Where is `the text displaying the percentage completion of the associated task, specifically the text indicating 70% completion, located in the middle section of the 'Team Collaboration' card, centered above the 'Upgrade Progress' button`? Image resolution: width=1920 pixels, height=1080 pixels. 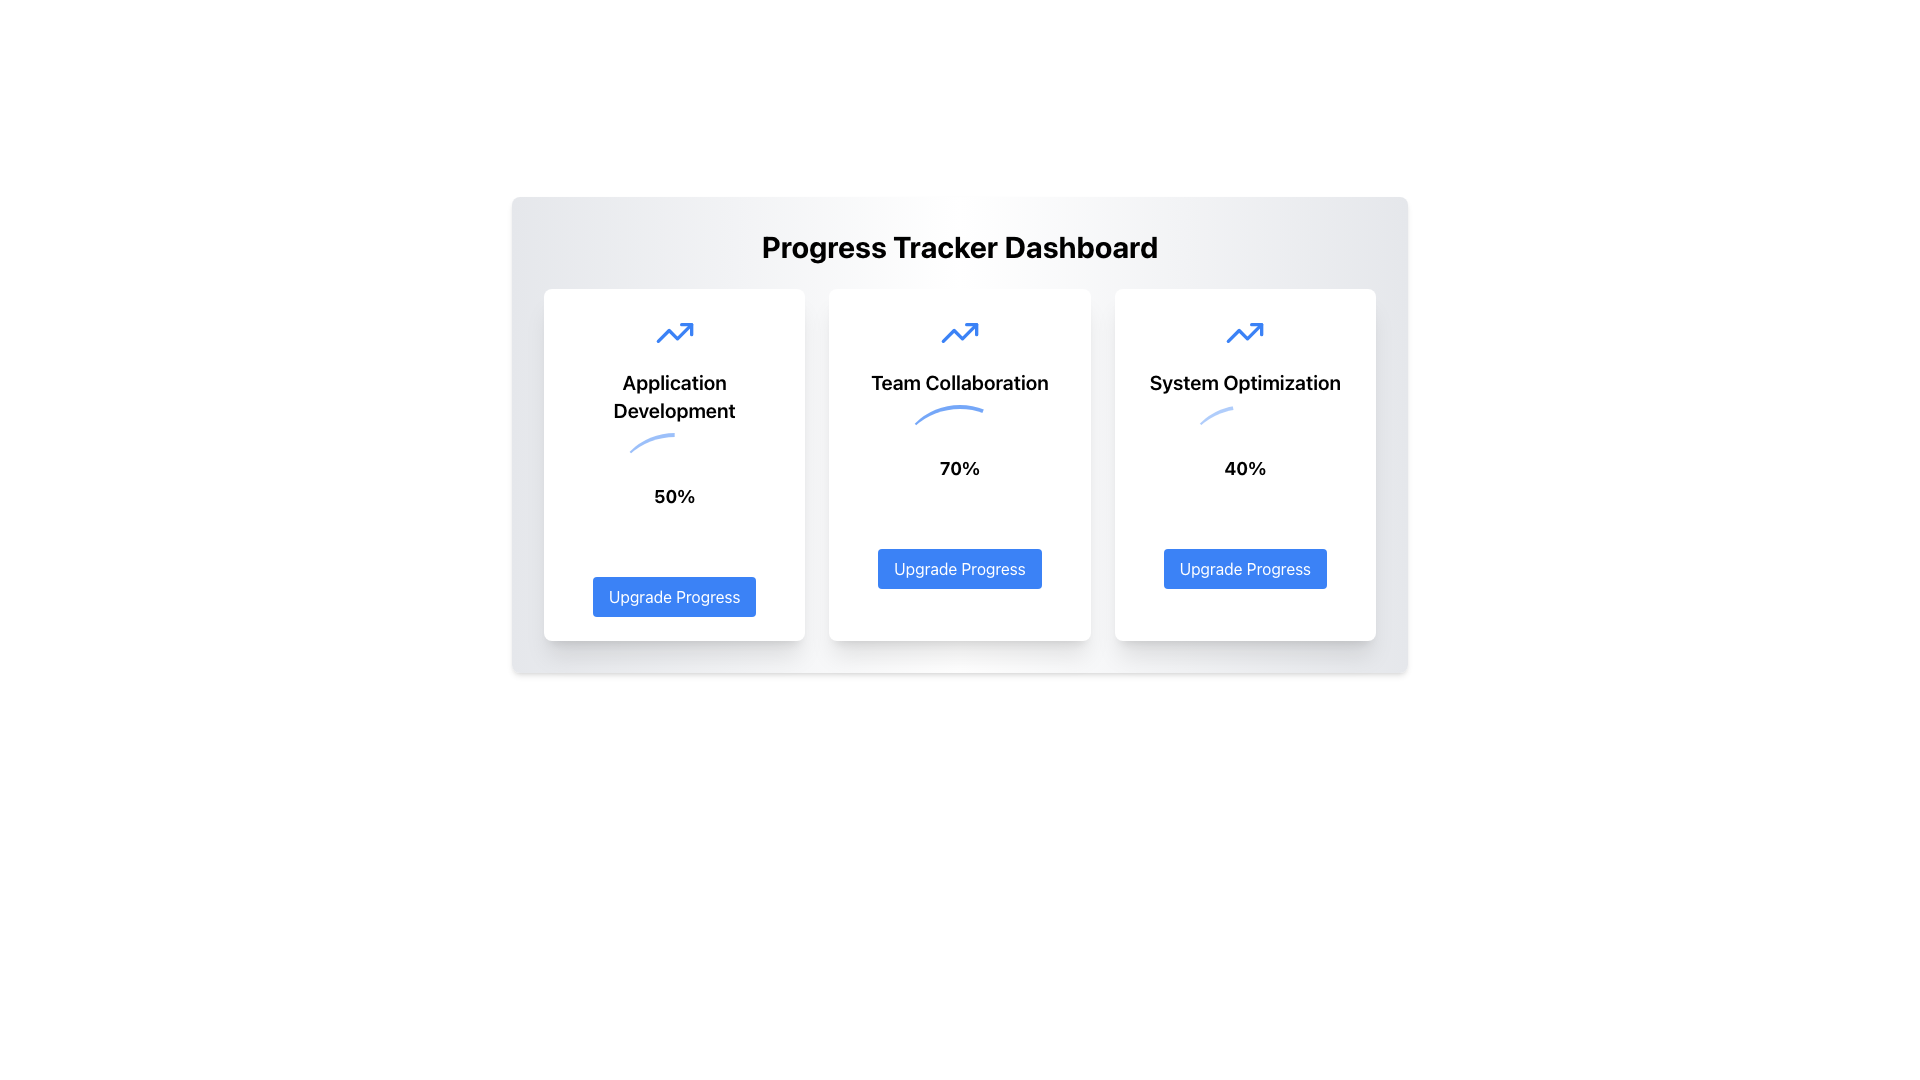 the text displaying the percentage completion of the associated task, specifically the text indicating 70% completion, located in the middle section of the 'Team Collaboration' card, centered above the 'Upgrade Progress' button is located at coordinates (960, 469).